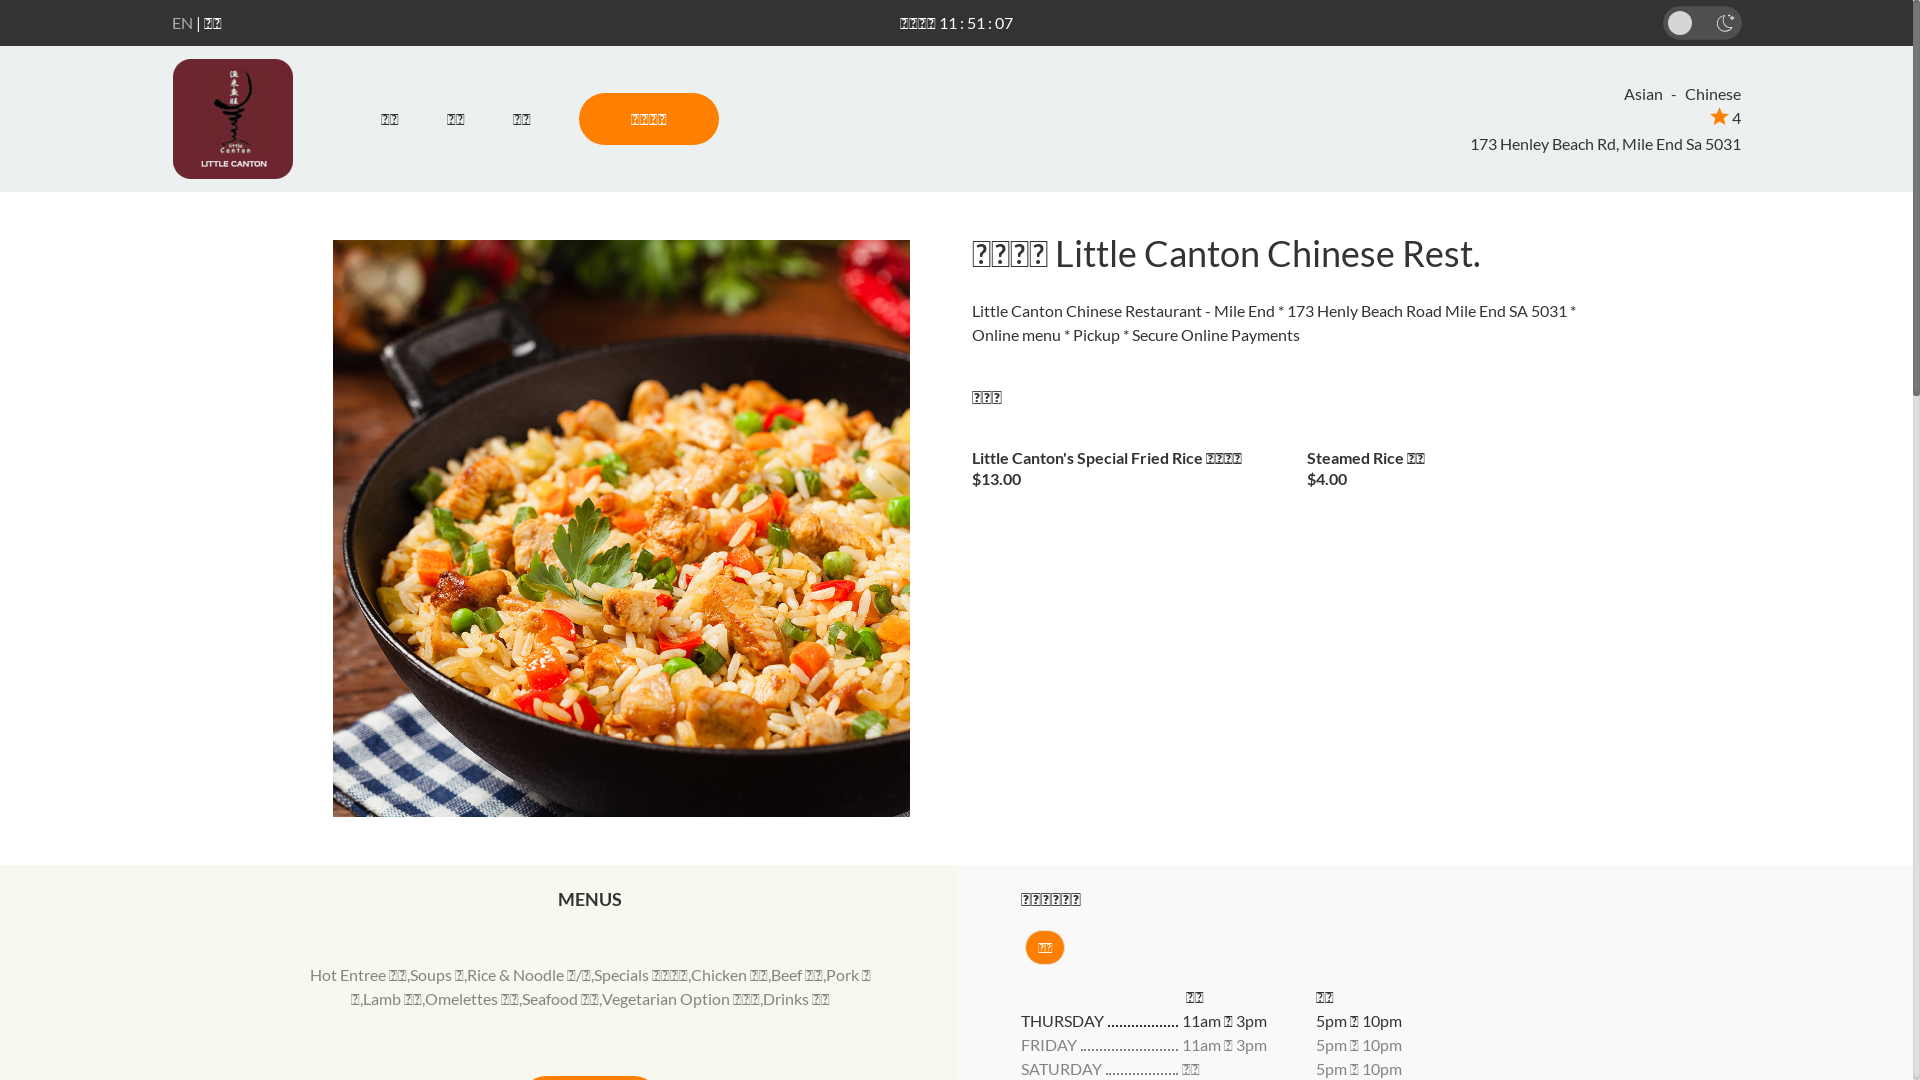  I want to click on 'EN', so click(182, 22).